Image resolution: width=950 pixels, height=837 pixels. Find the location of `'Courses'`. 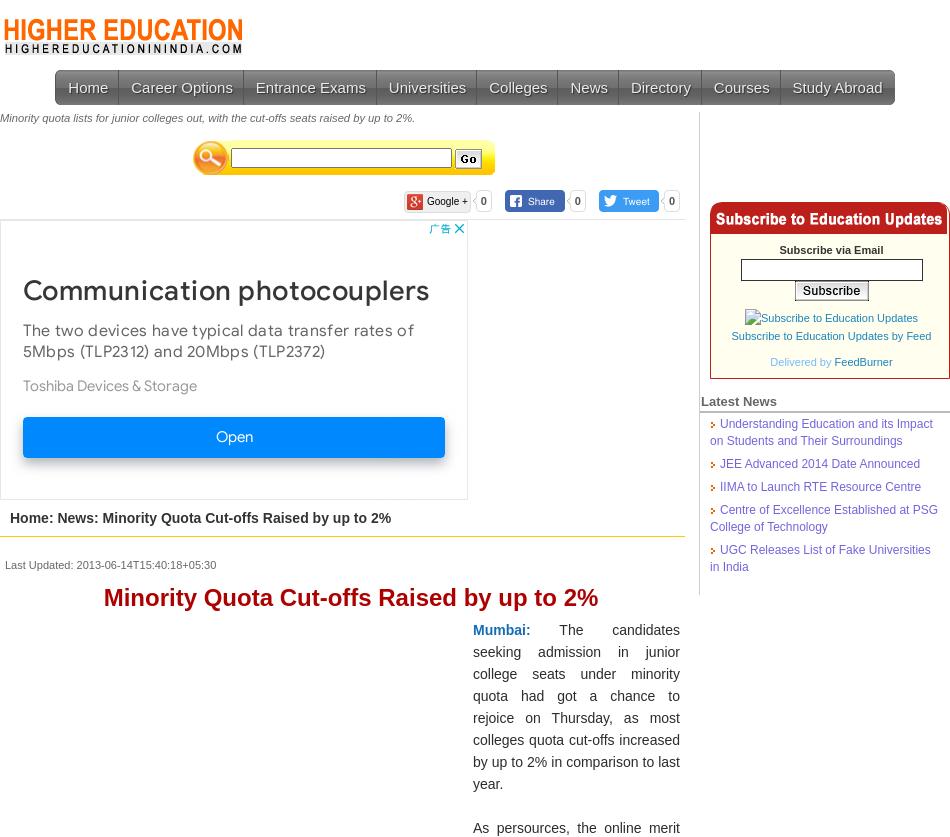

'Courses' is located at coordinates (740, 87).